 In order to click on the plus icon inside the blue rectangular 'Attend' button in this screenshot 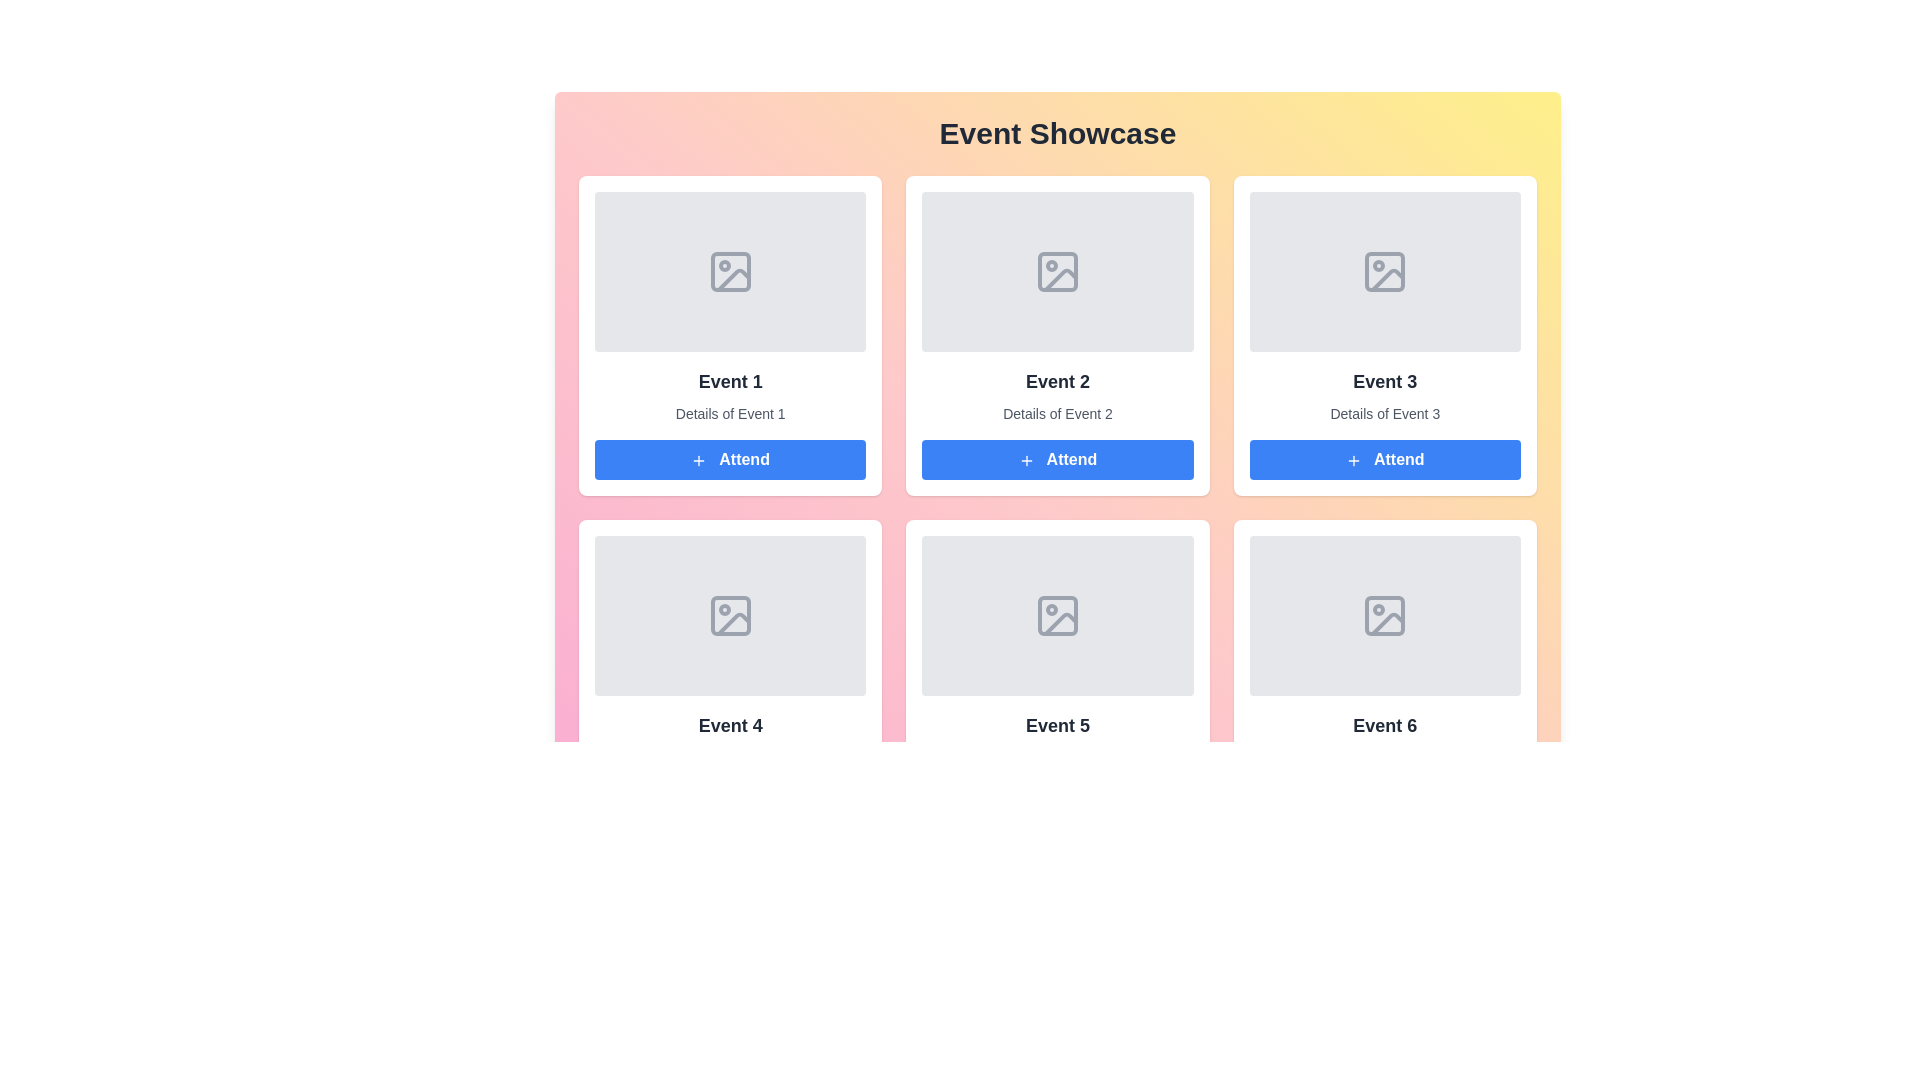, I will do `click(699, 460)`.